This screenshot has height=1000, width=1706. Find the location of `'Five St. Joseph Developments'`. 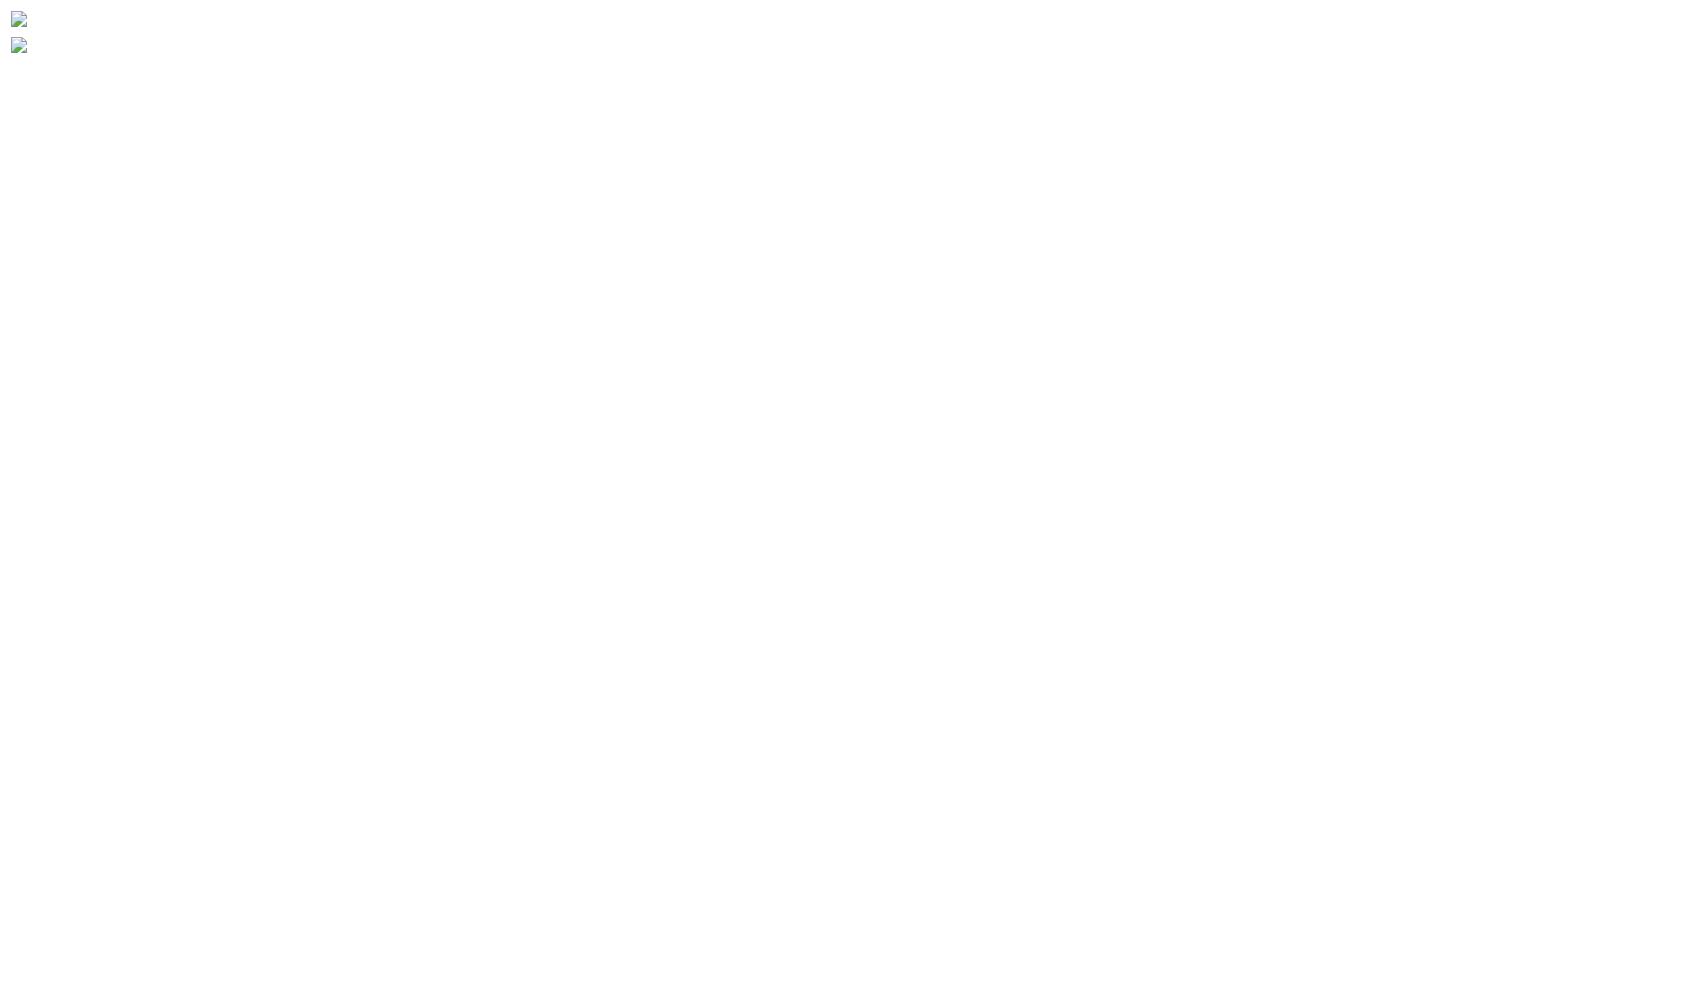

'Five St. Joseph Developments' is located at coordinates (177, 704).